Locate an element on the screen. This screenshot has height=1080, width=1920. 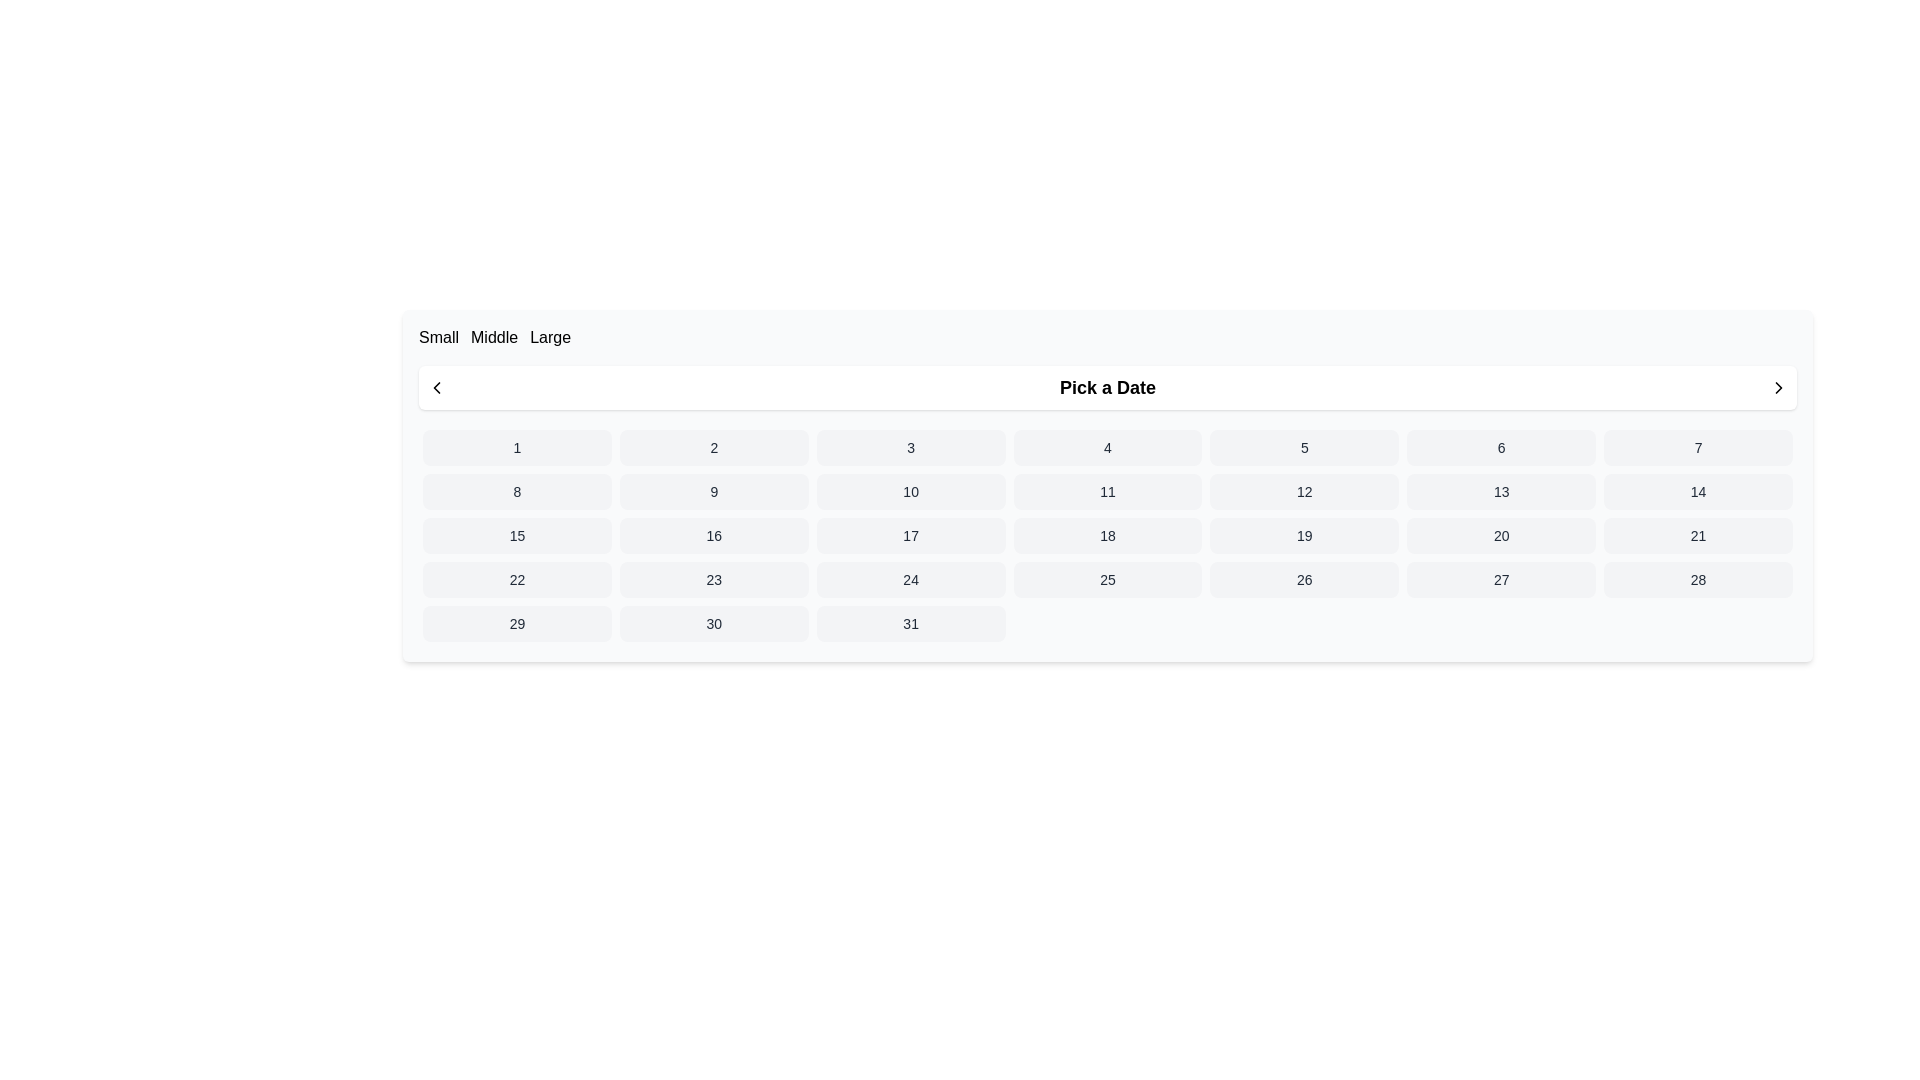
the button displaying the number '16' in a calendar grid layout is located at coordinates (714, 535).